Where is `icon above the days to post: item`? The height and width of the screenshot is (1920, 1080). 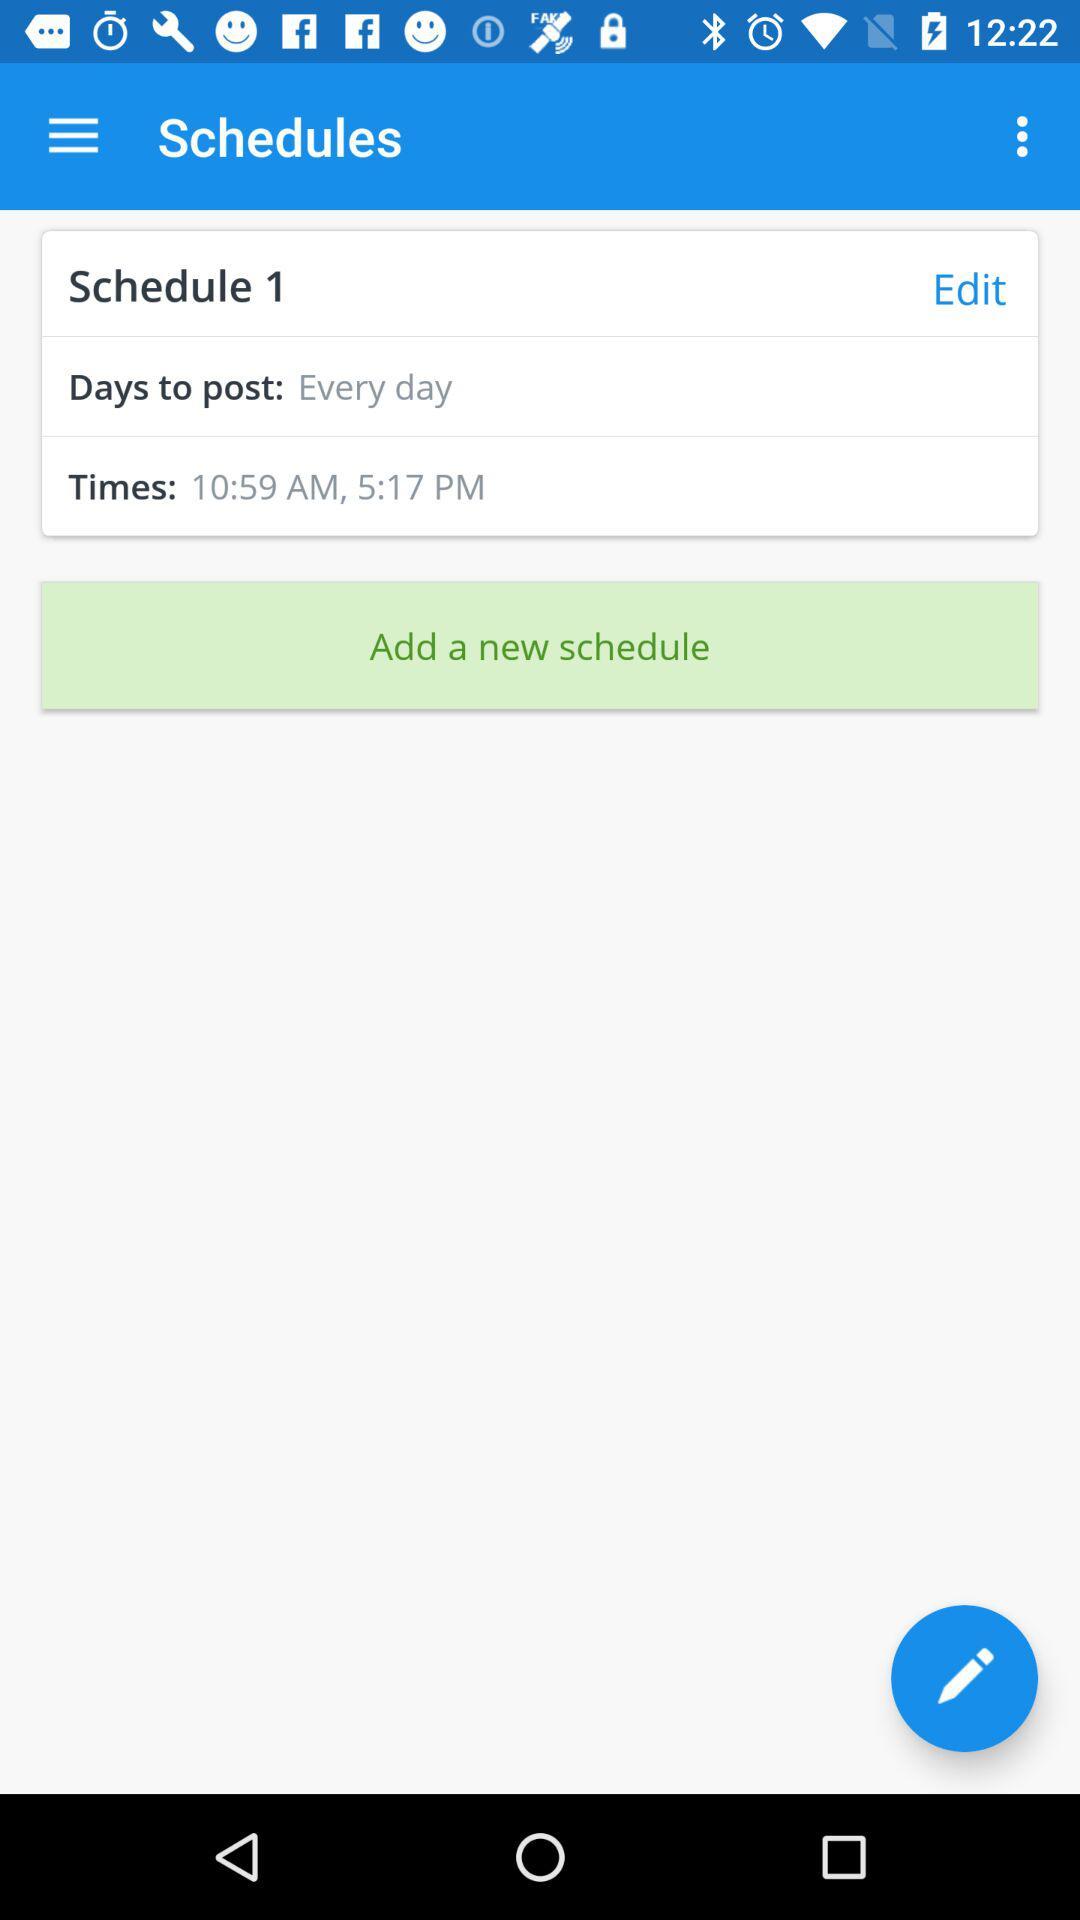
icon above the days to post: item is located at coordinates (540, 336).